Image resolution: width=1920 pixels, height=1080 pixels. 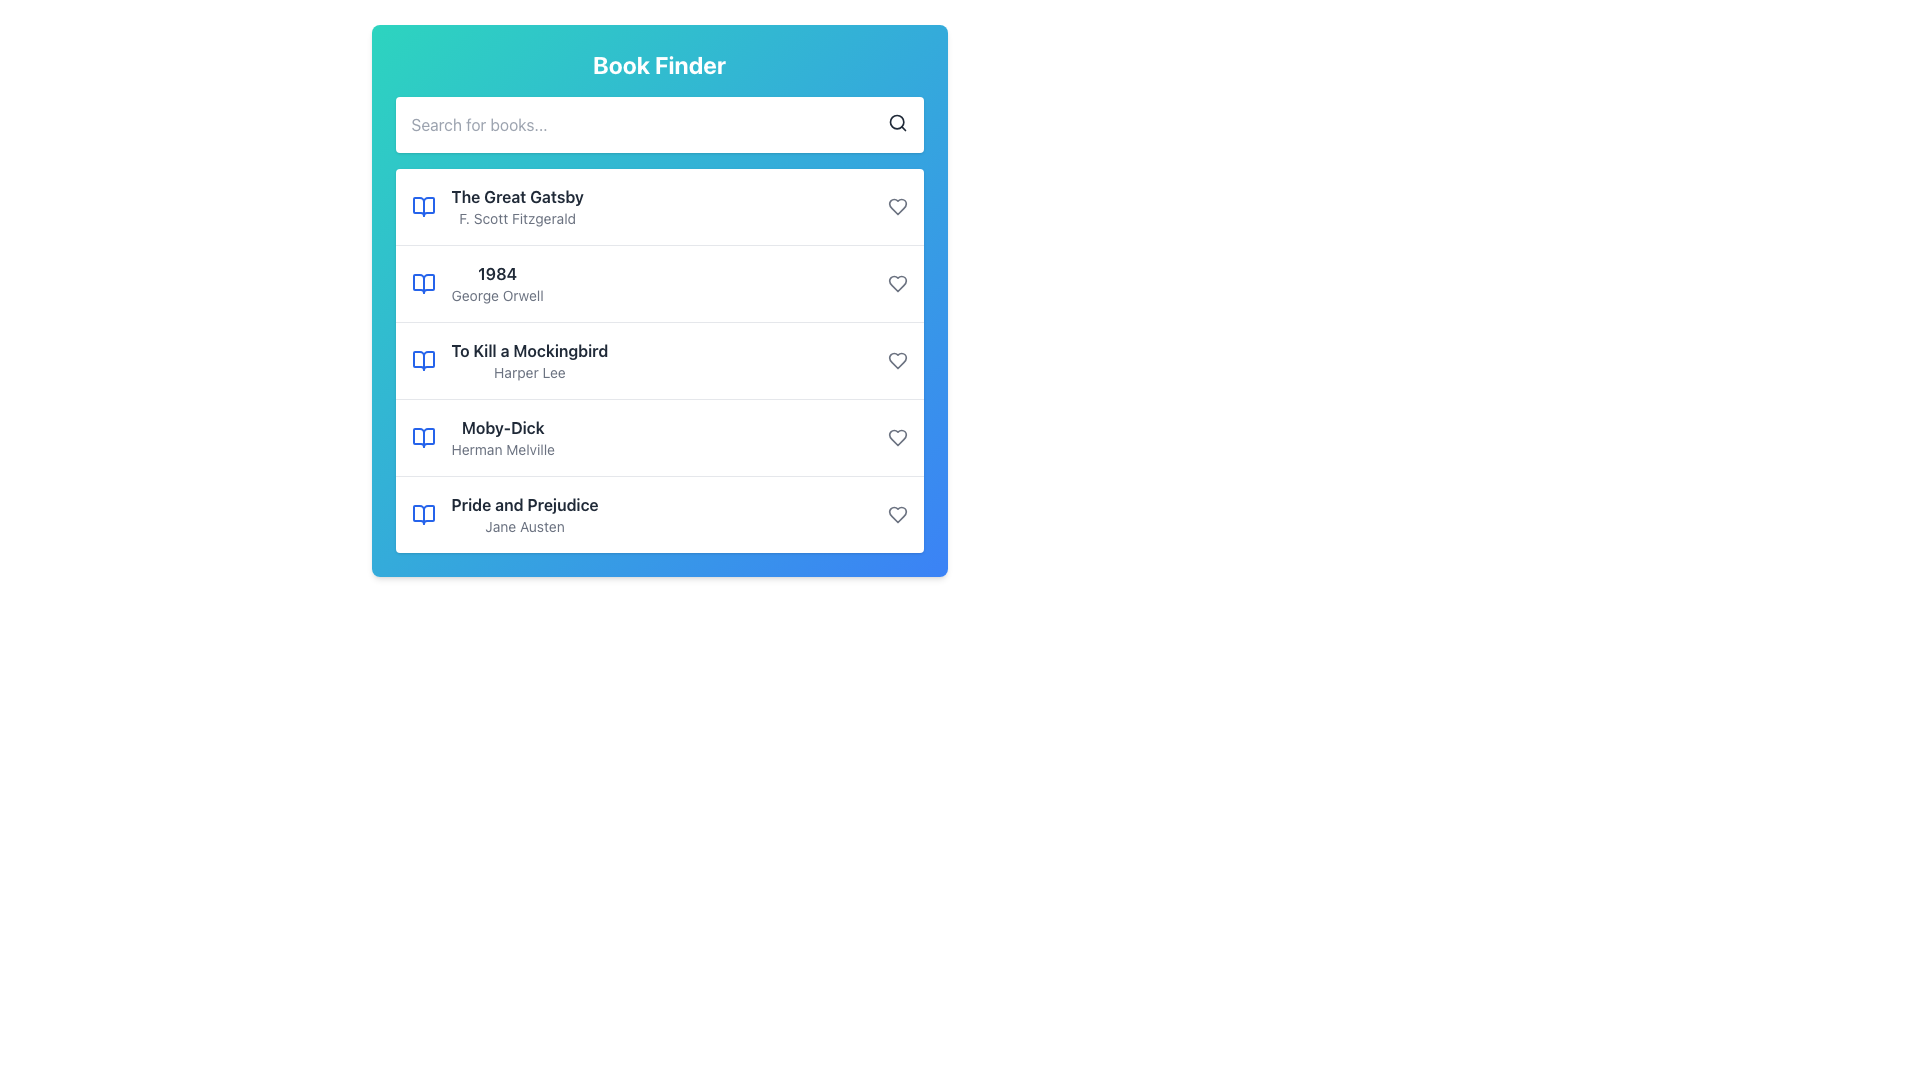 I want to click on the title and subtitle text element representing 'The Great Gatsby' and 'F. Scott Fitzgerald' in the 'Book Finder' interface, so click(x=517, y=207).